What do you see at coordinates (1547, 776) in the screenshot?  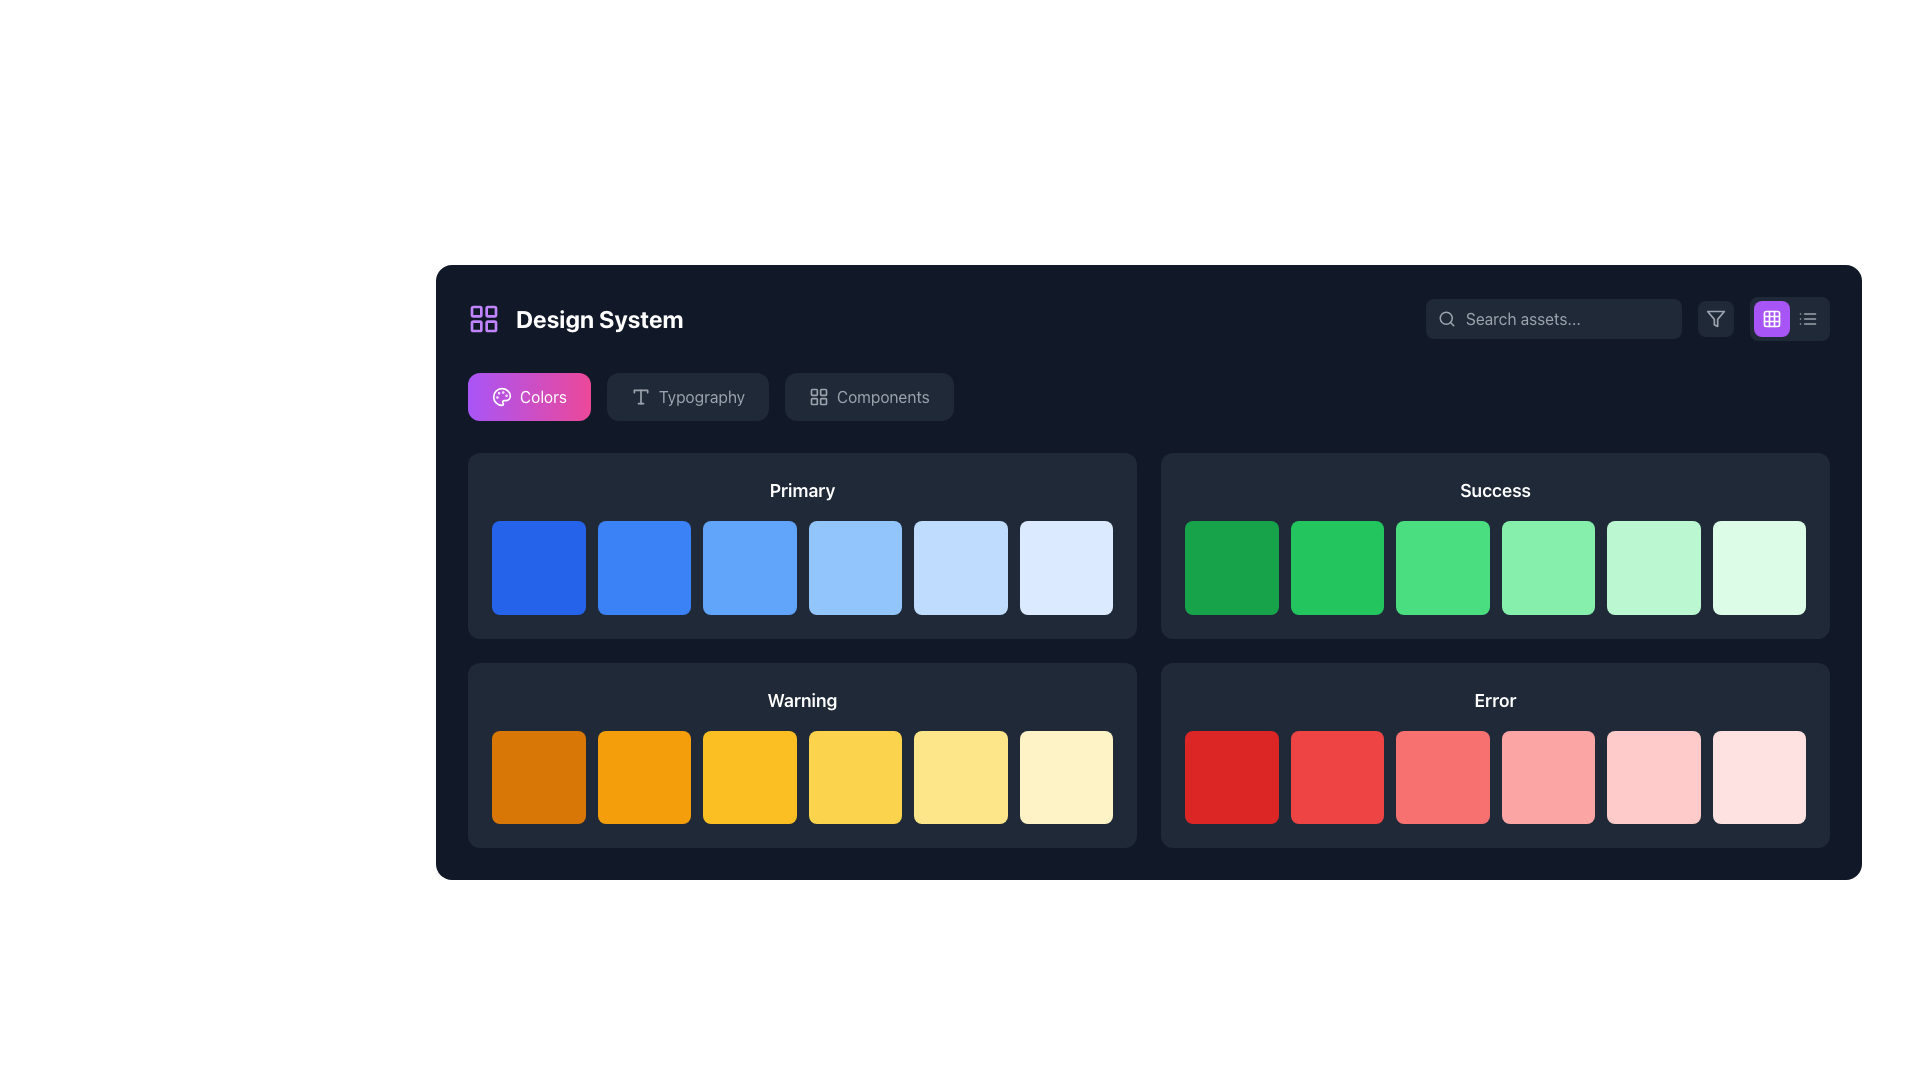 I see `the interactive color block with a light pink fill color, which is the fourth element in the 'Error' row of the color palette grid` at bounding box center [1547, 776].